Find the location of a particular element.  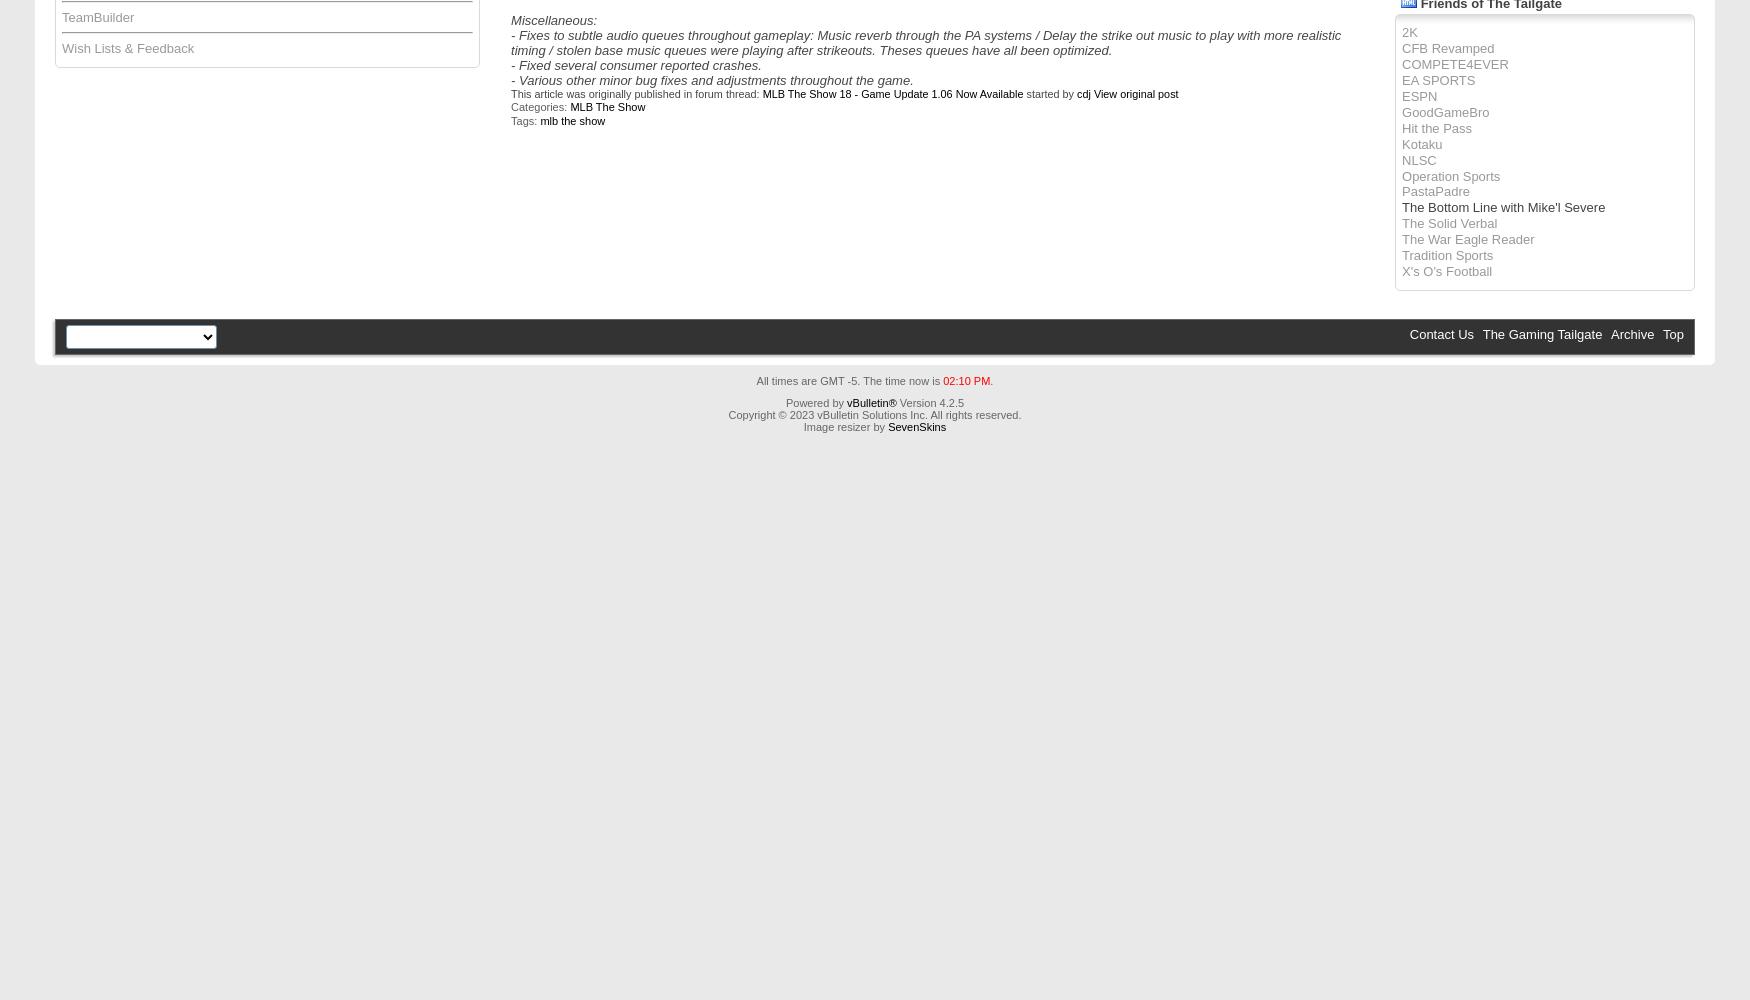

'Tags:' is located at coordinates (524, 119).